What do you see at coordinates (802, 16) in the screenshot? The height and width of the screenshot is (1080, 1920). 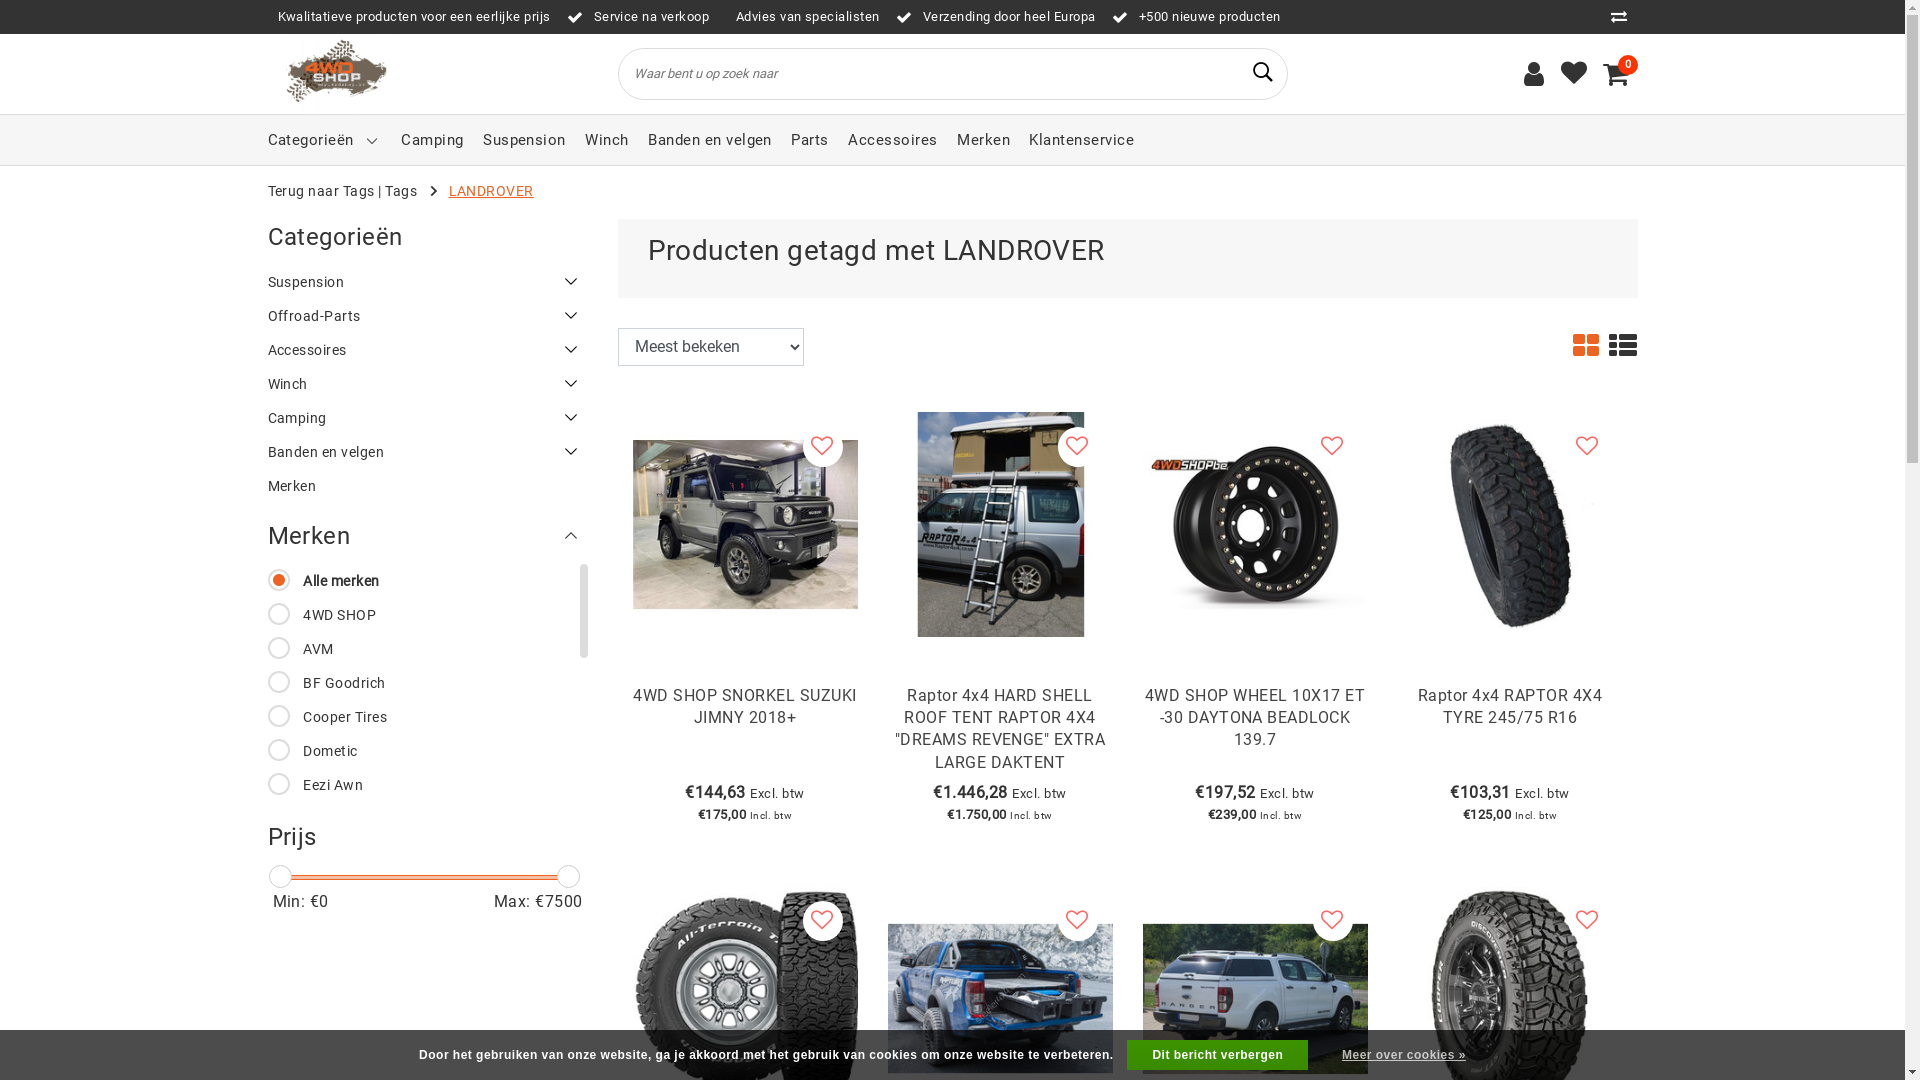 I see `'Advies van specialisten'` at bounding box center [802, 16].